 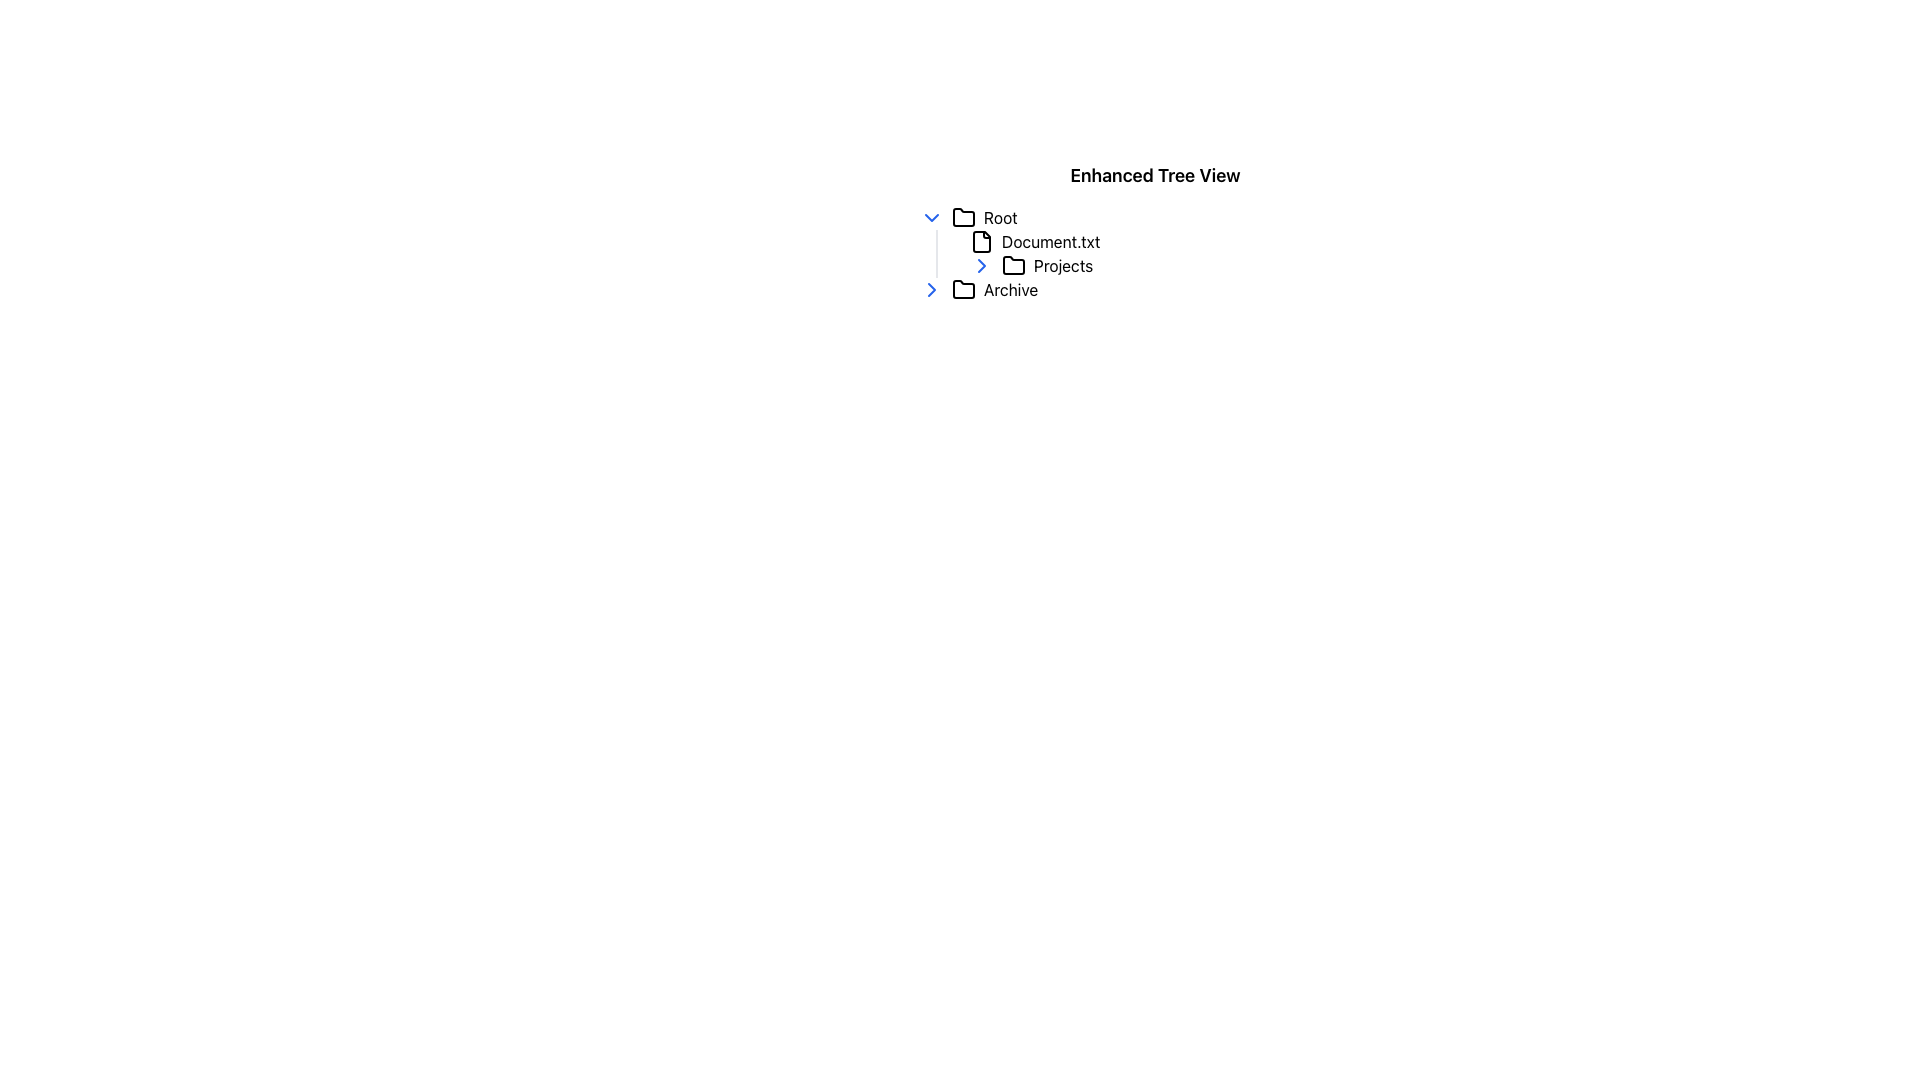 What do you see at coordinates (1013, 264) in the screenshot?
I see `the folder-shaped icon that is part of the hierarchical tree structure, located directly to the left of the text 'Projects'` at bounding box center [1013, 264].